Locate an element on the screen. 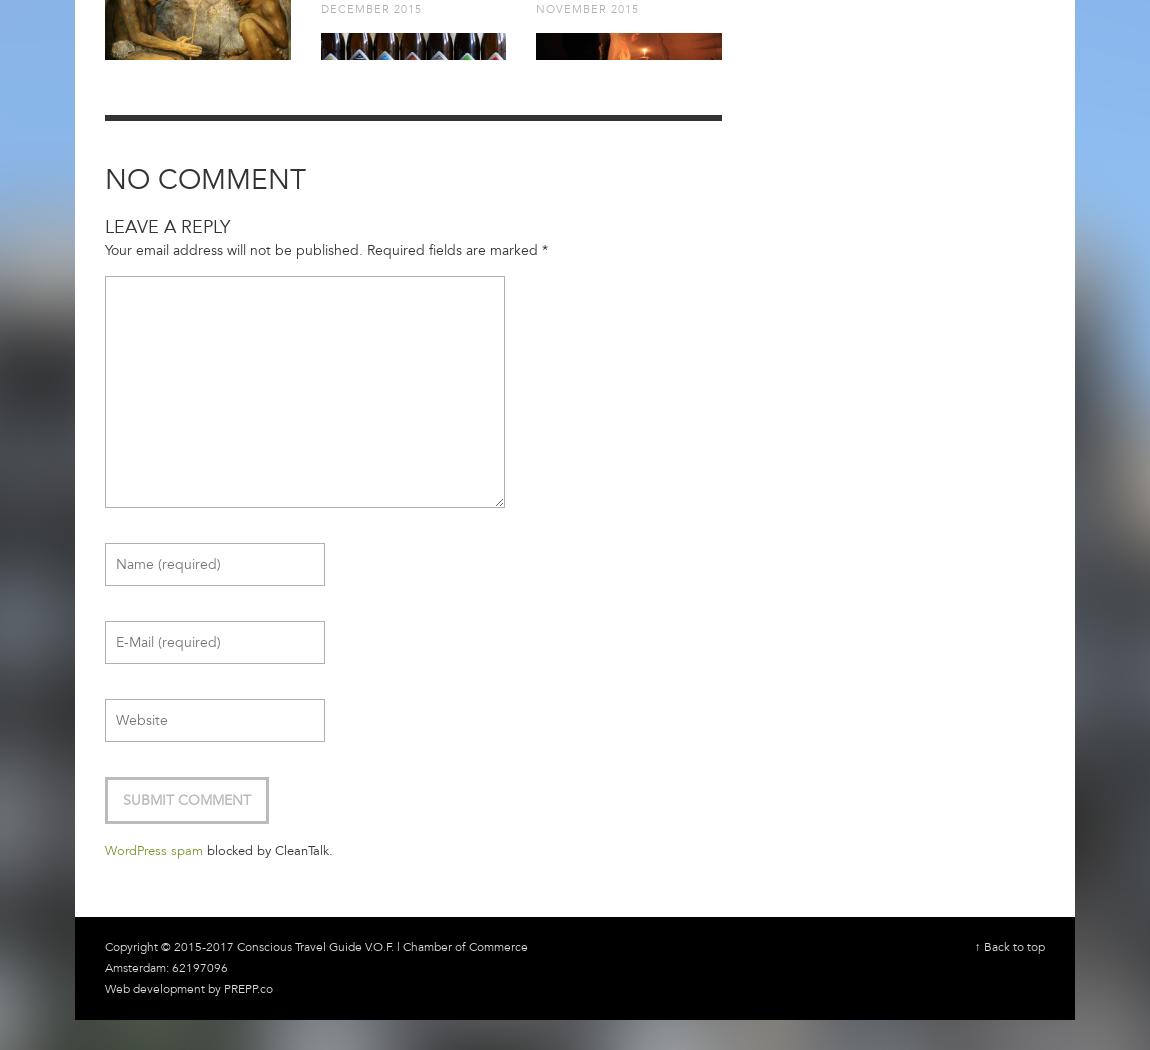 This screenshot has height=1050, width=1150. 'Required fields are marked' is located at coordinates (452, 250).